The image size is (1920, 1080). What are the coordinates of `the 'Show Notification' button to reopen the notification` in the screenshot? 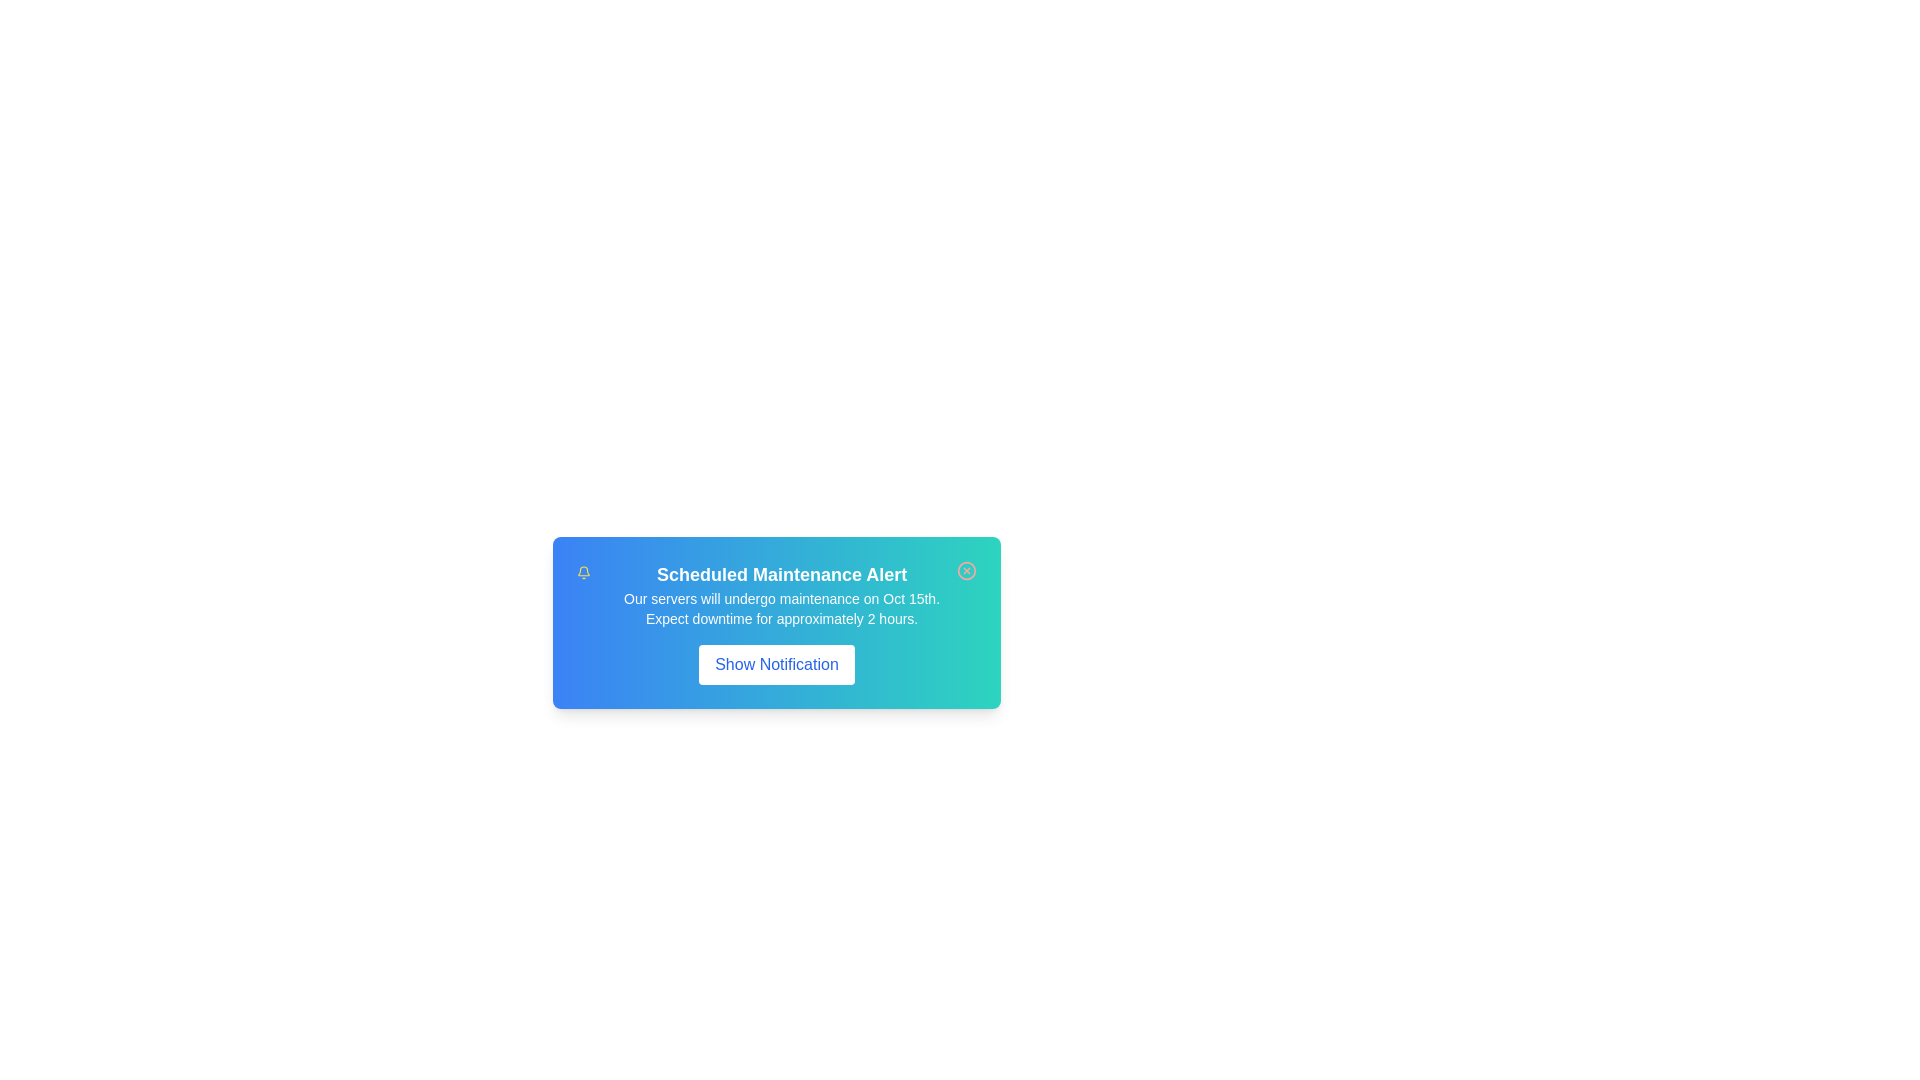 It's located at (776, 664).